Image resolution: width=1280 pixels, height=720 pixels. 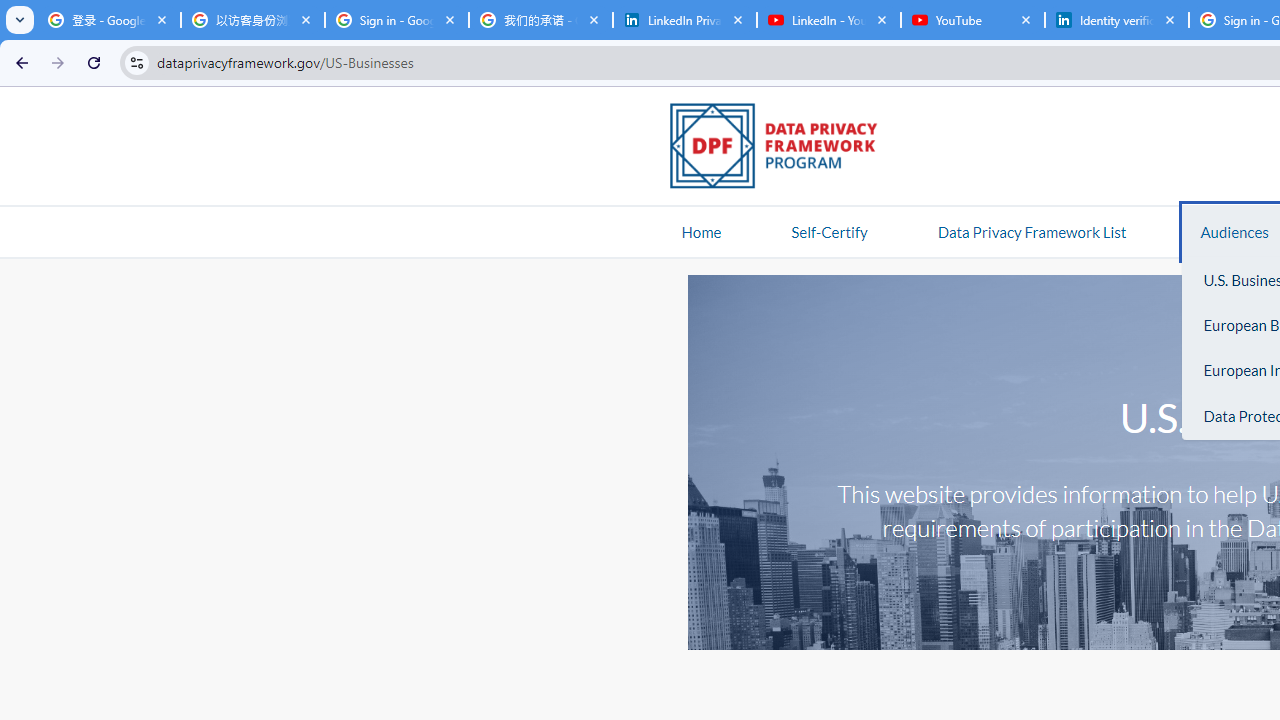 What do you see at coordinates (1115, 20) in the screenshot?
I see `'Identity verification via Persona | LinkedIn Help'` at bounding box center [1115, 20].